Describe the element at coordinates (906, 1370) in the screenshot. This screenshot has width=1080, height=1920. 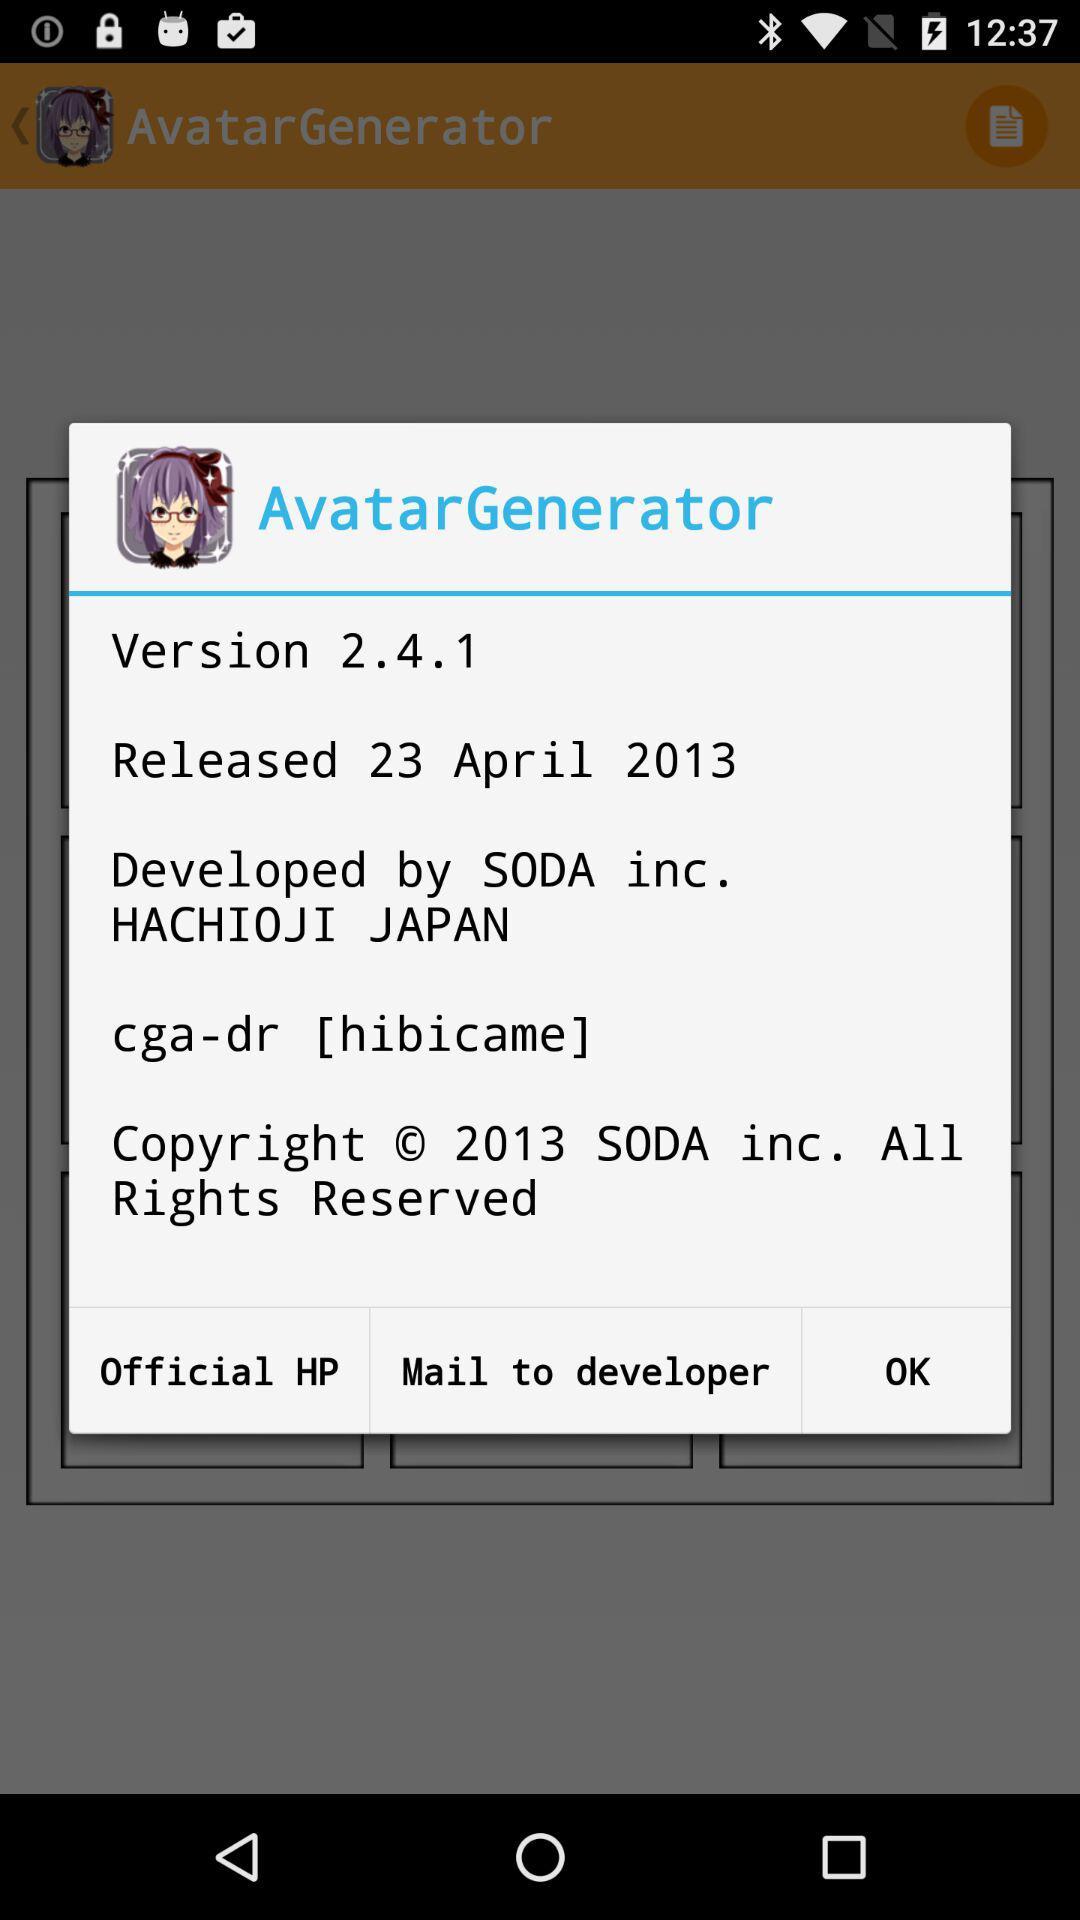
I see `the item at the bottom right corner` at that location.